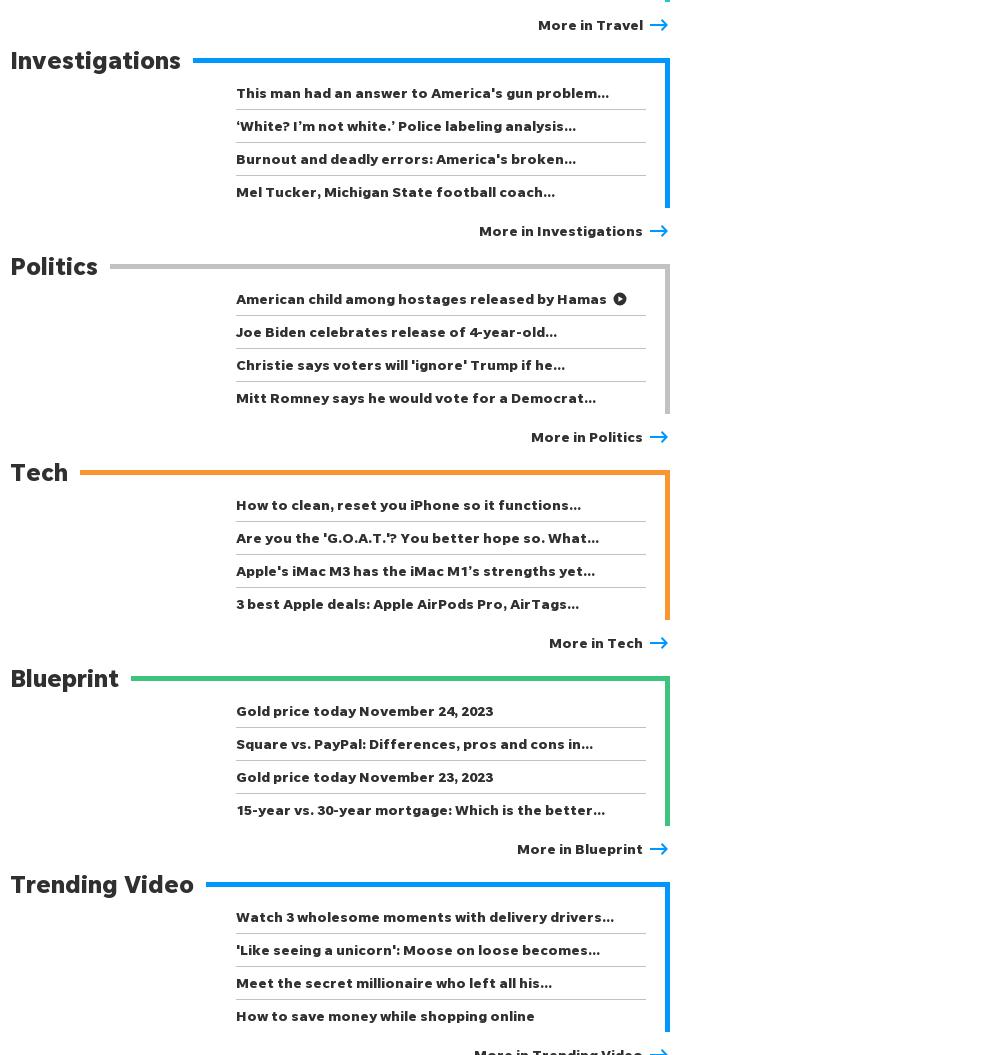 The height and width of the screenshot is (1055, 1000). Describe the element at coordinates (595, 642) in the screenshot. I see `'More in Tech'` at that location.